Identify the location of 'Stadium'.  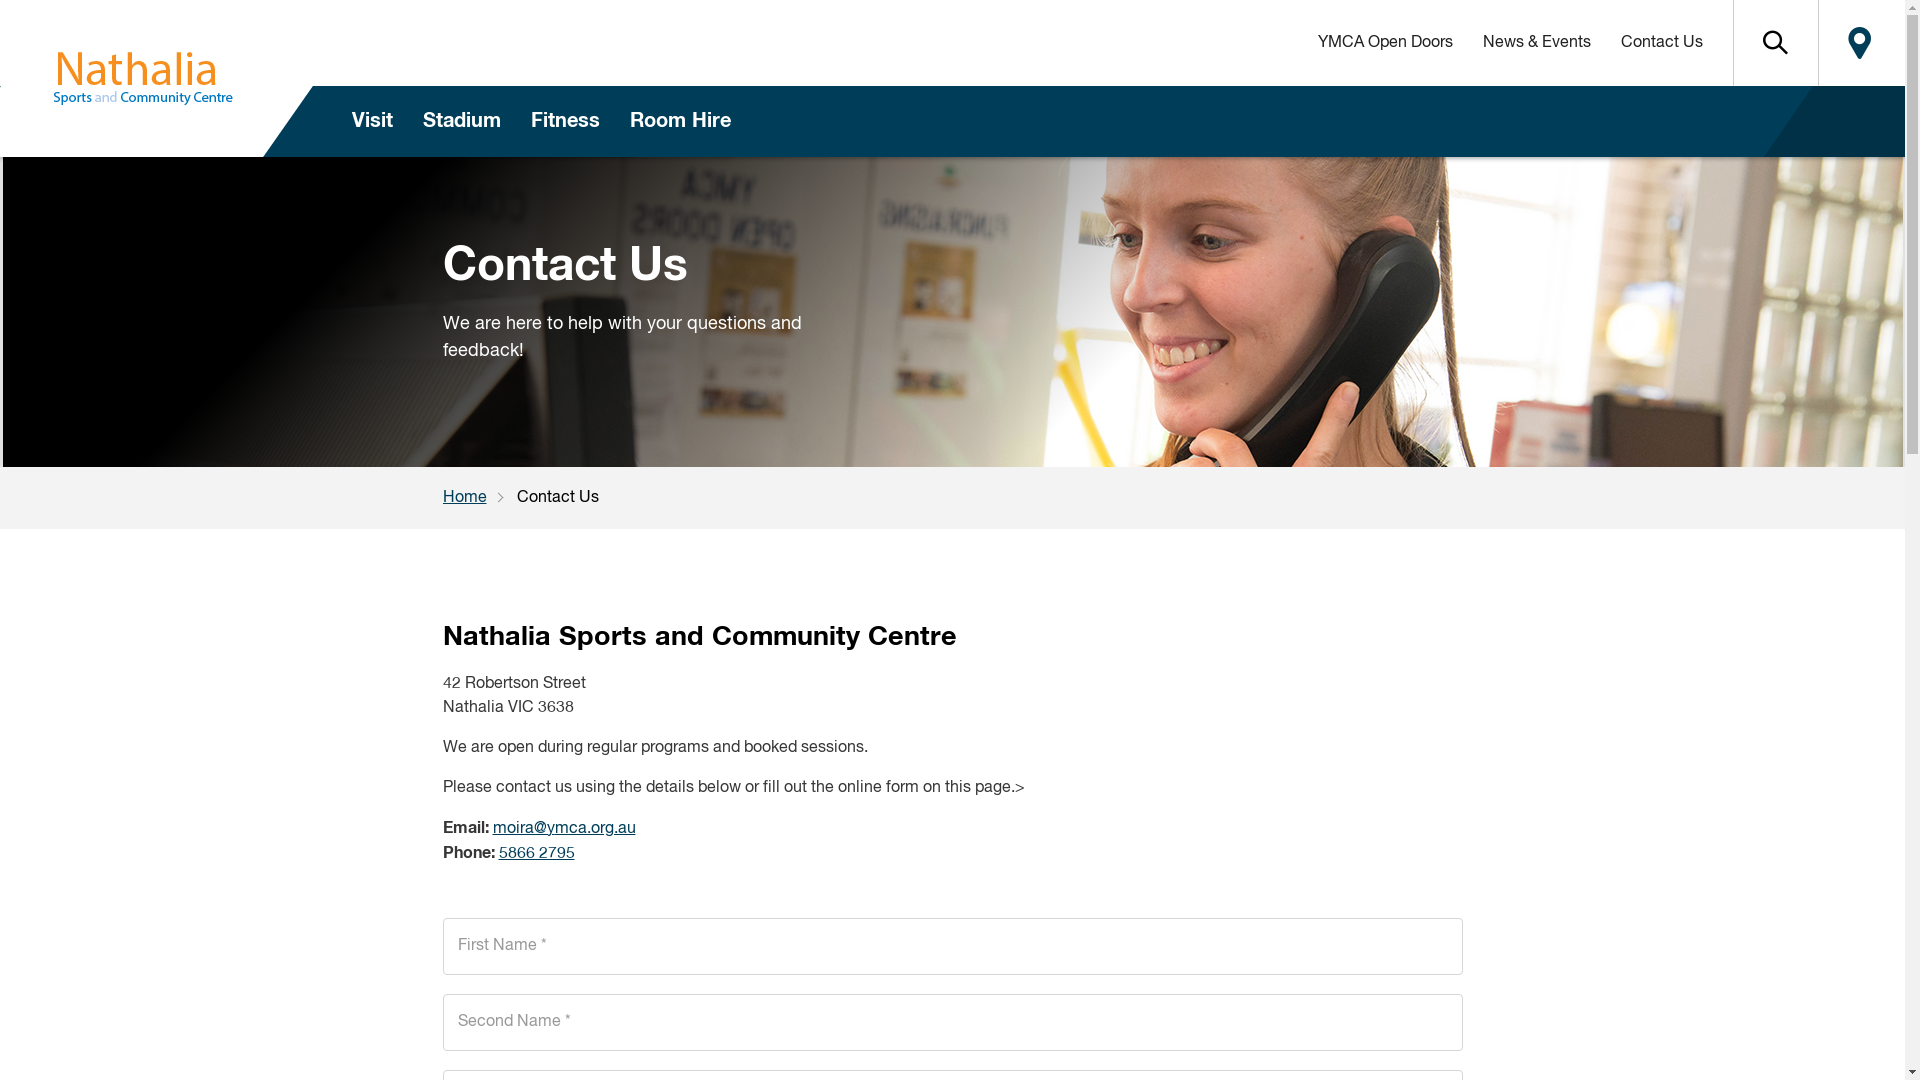
(460, 121).